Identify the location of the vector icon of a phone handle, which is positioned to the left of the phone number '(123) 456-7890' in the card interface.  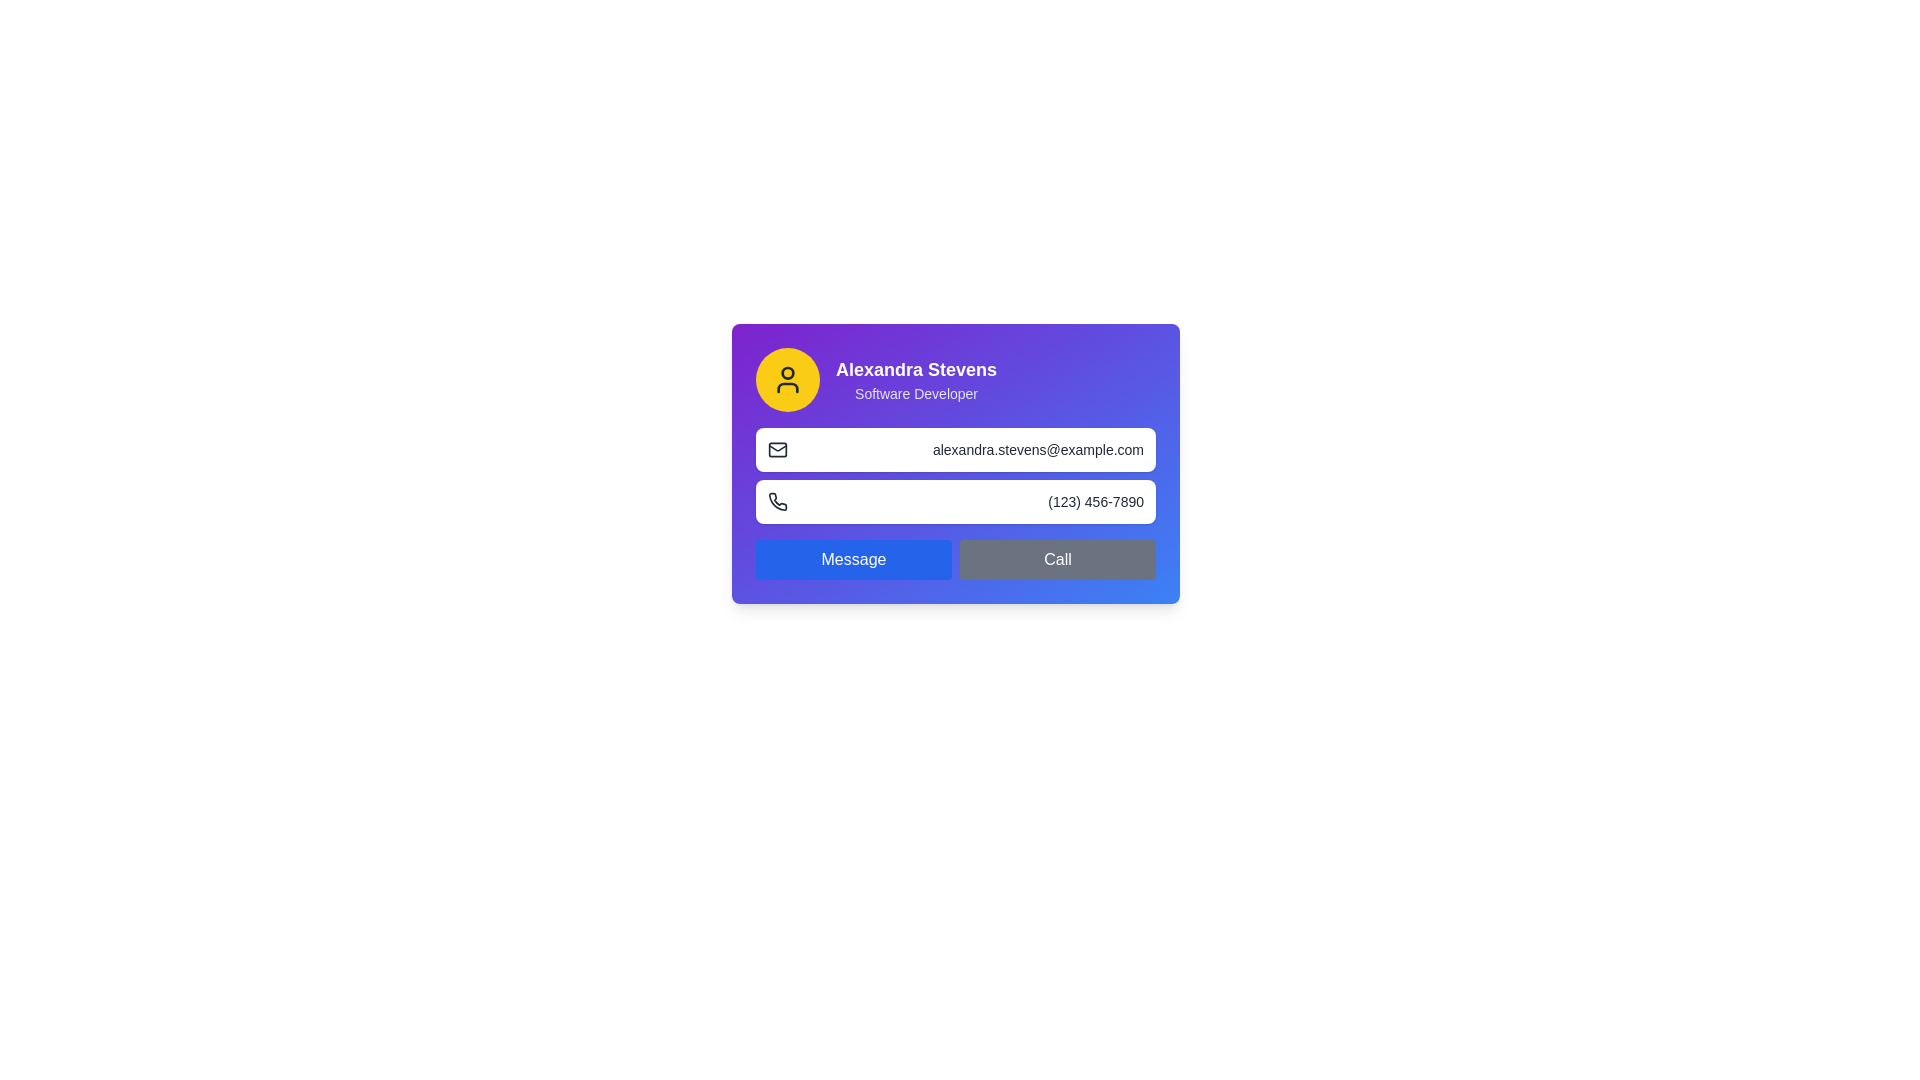
(776, 500).